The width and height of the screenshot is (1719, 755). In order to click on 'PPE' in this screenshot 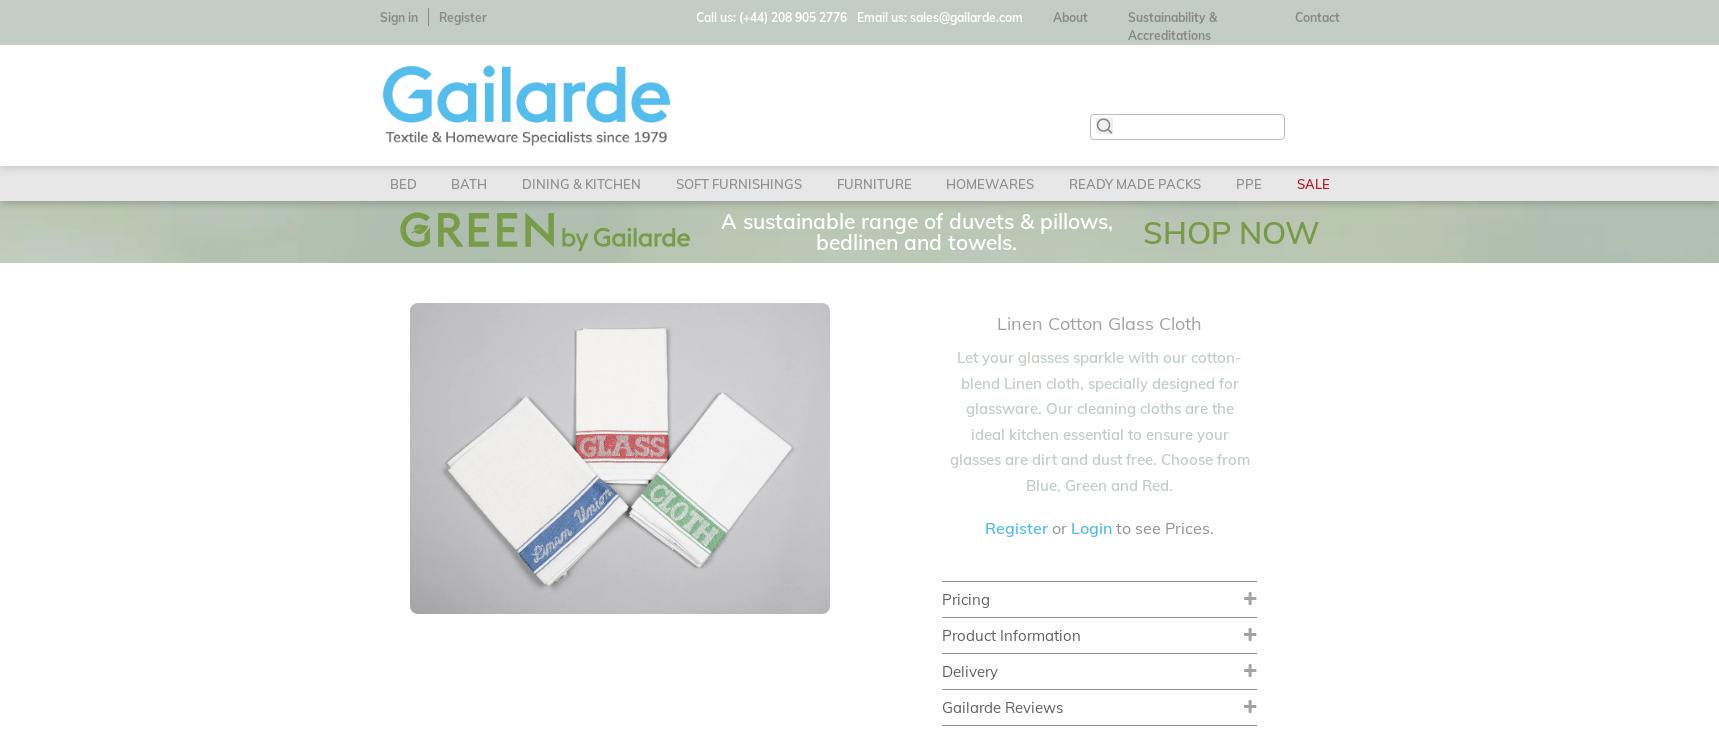, I will do `click(1234, 183)`.